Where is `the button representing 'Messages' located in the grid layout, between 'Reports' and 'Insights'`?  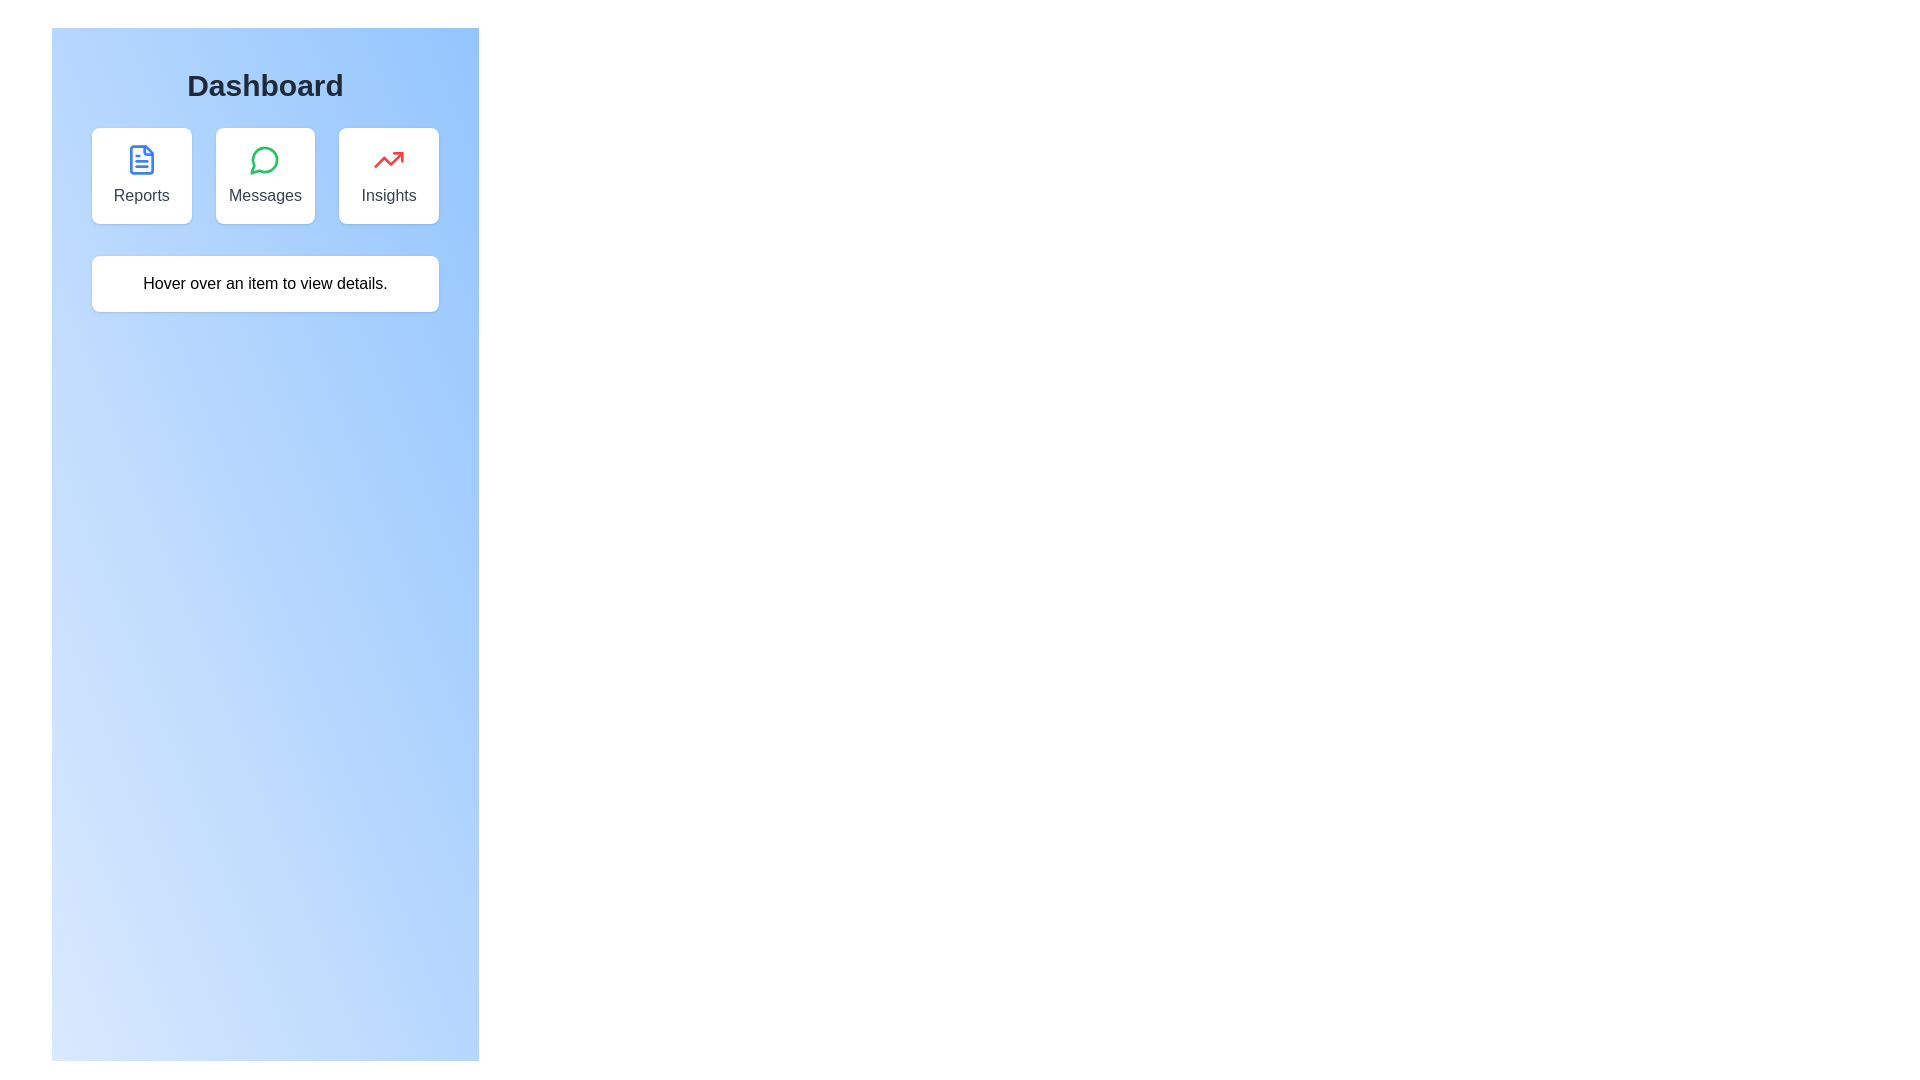 the button representing 'Messages' located in the grid layout, between 'Reports' and 'Insights' is located at coordinates (264, 175).